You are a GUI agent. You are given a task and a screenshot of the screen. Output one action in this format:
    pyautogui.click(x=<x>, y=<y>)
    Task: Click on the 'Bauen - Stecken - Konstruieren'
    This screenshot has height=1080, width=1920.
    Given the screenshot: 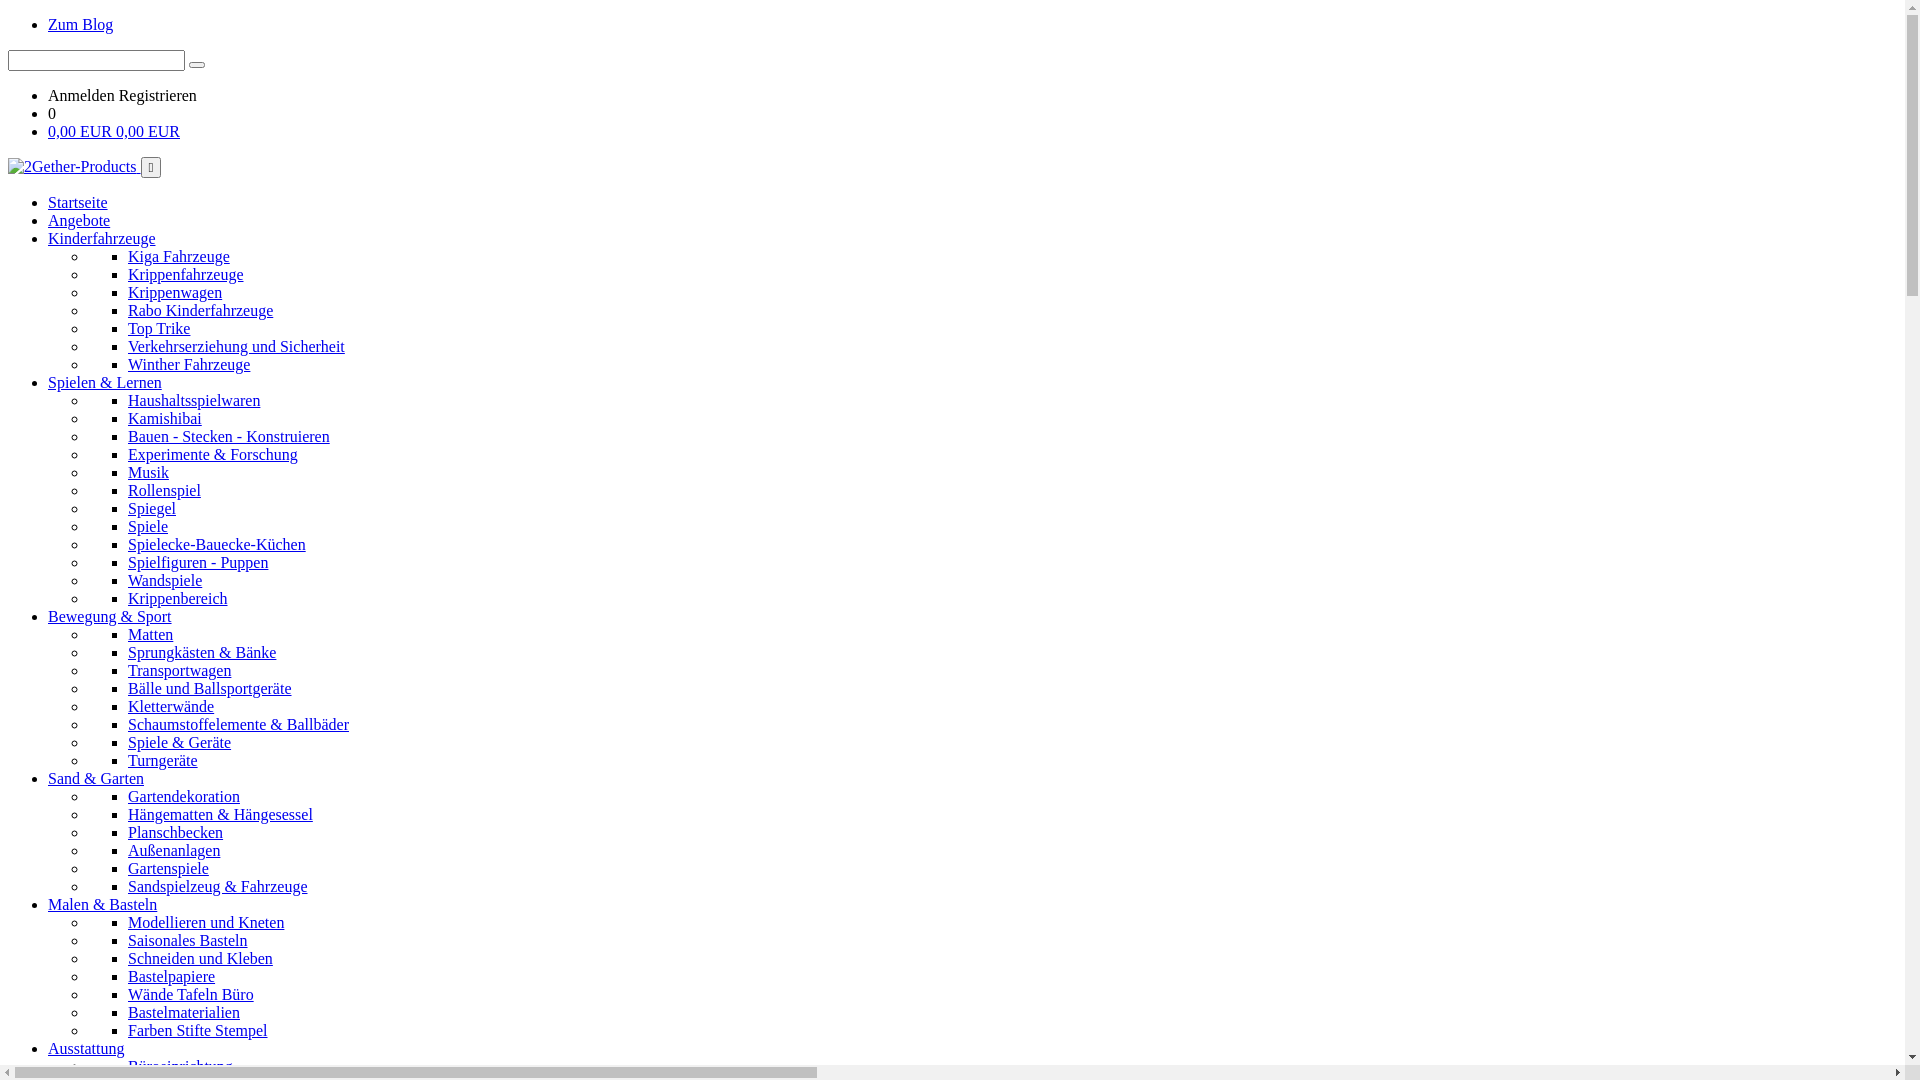 What is the action you would take?
    pyautogui.click(x=229, y=435)
    